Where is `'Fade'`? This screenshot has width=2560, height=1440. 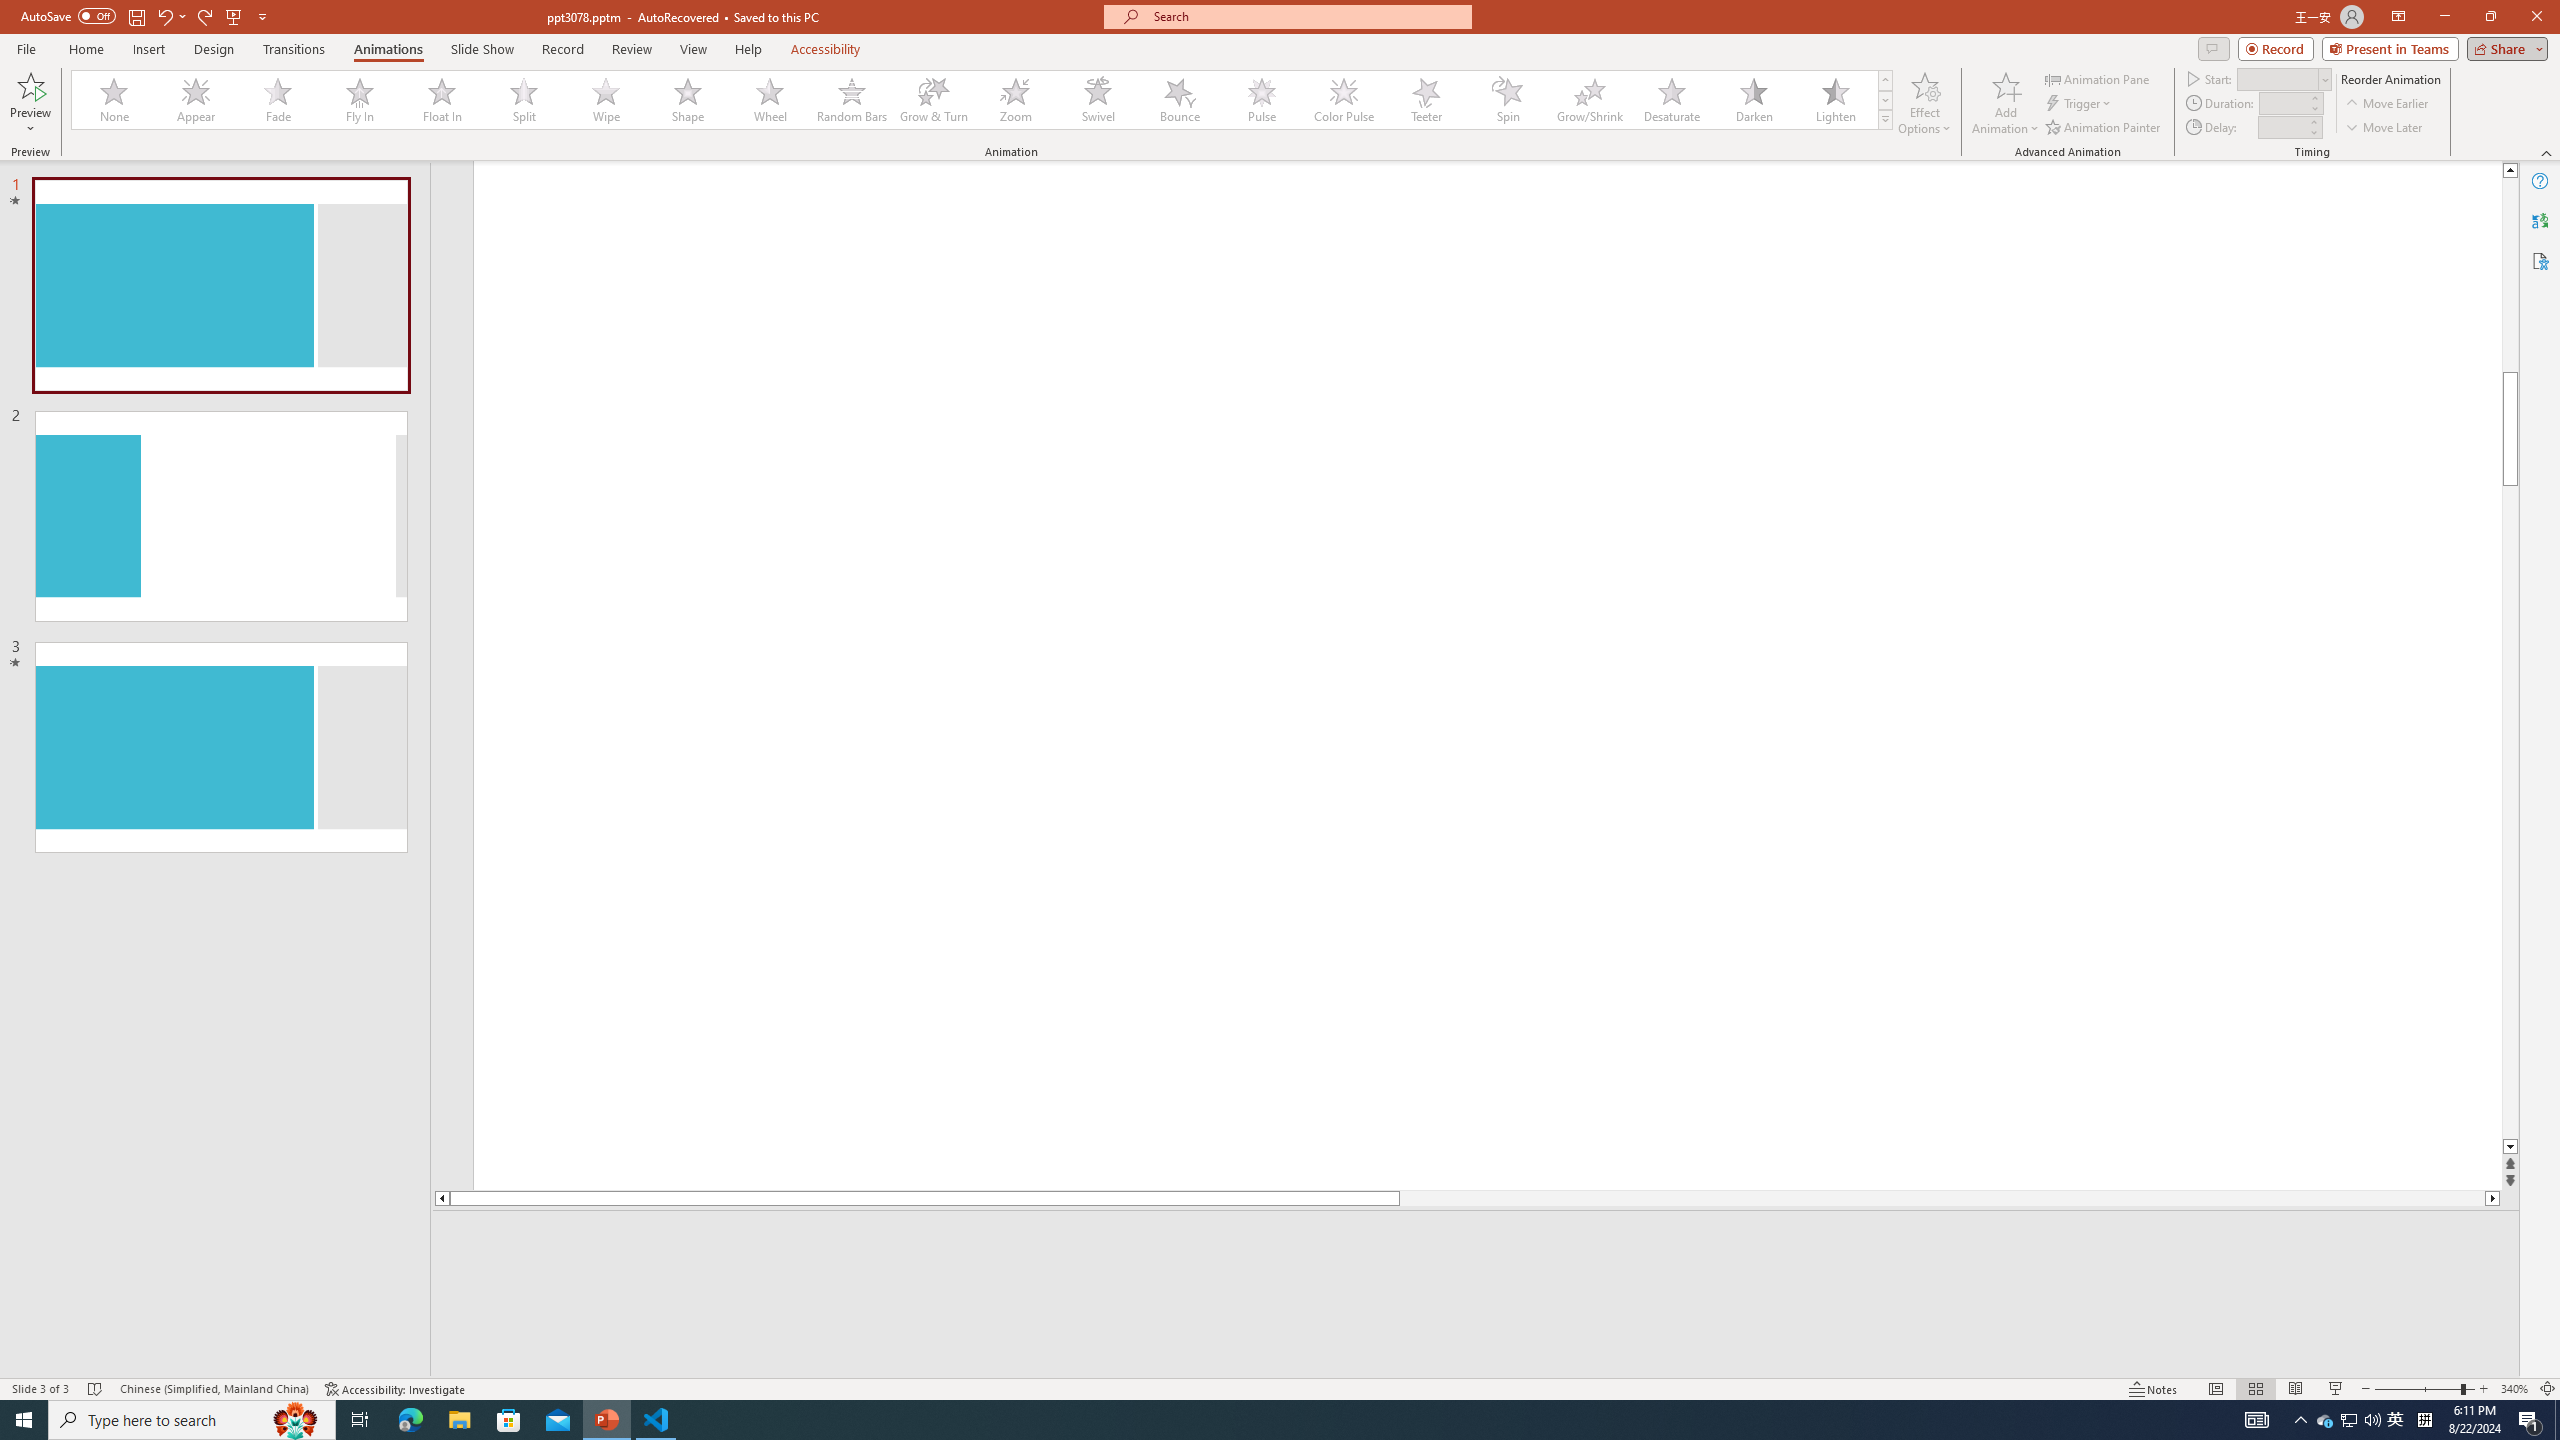
'Fade' is located at coordinates (278, 99).